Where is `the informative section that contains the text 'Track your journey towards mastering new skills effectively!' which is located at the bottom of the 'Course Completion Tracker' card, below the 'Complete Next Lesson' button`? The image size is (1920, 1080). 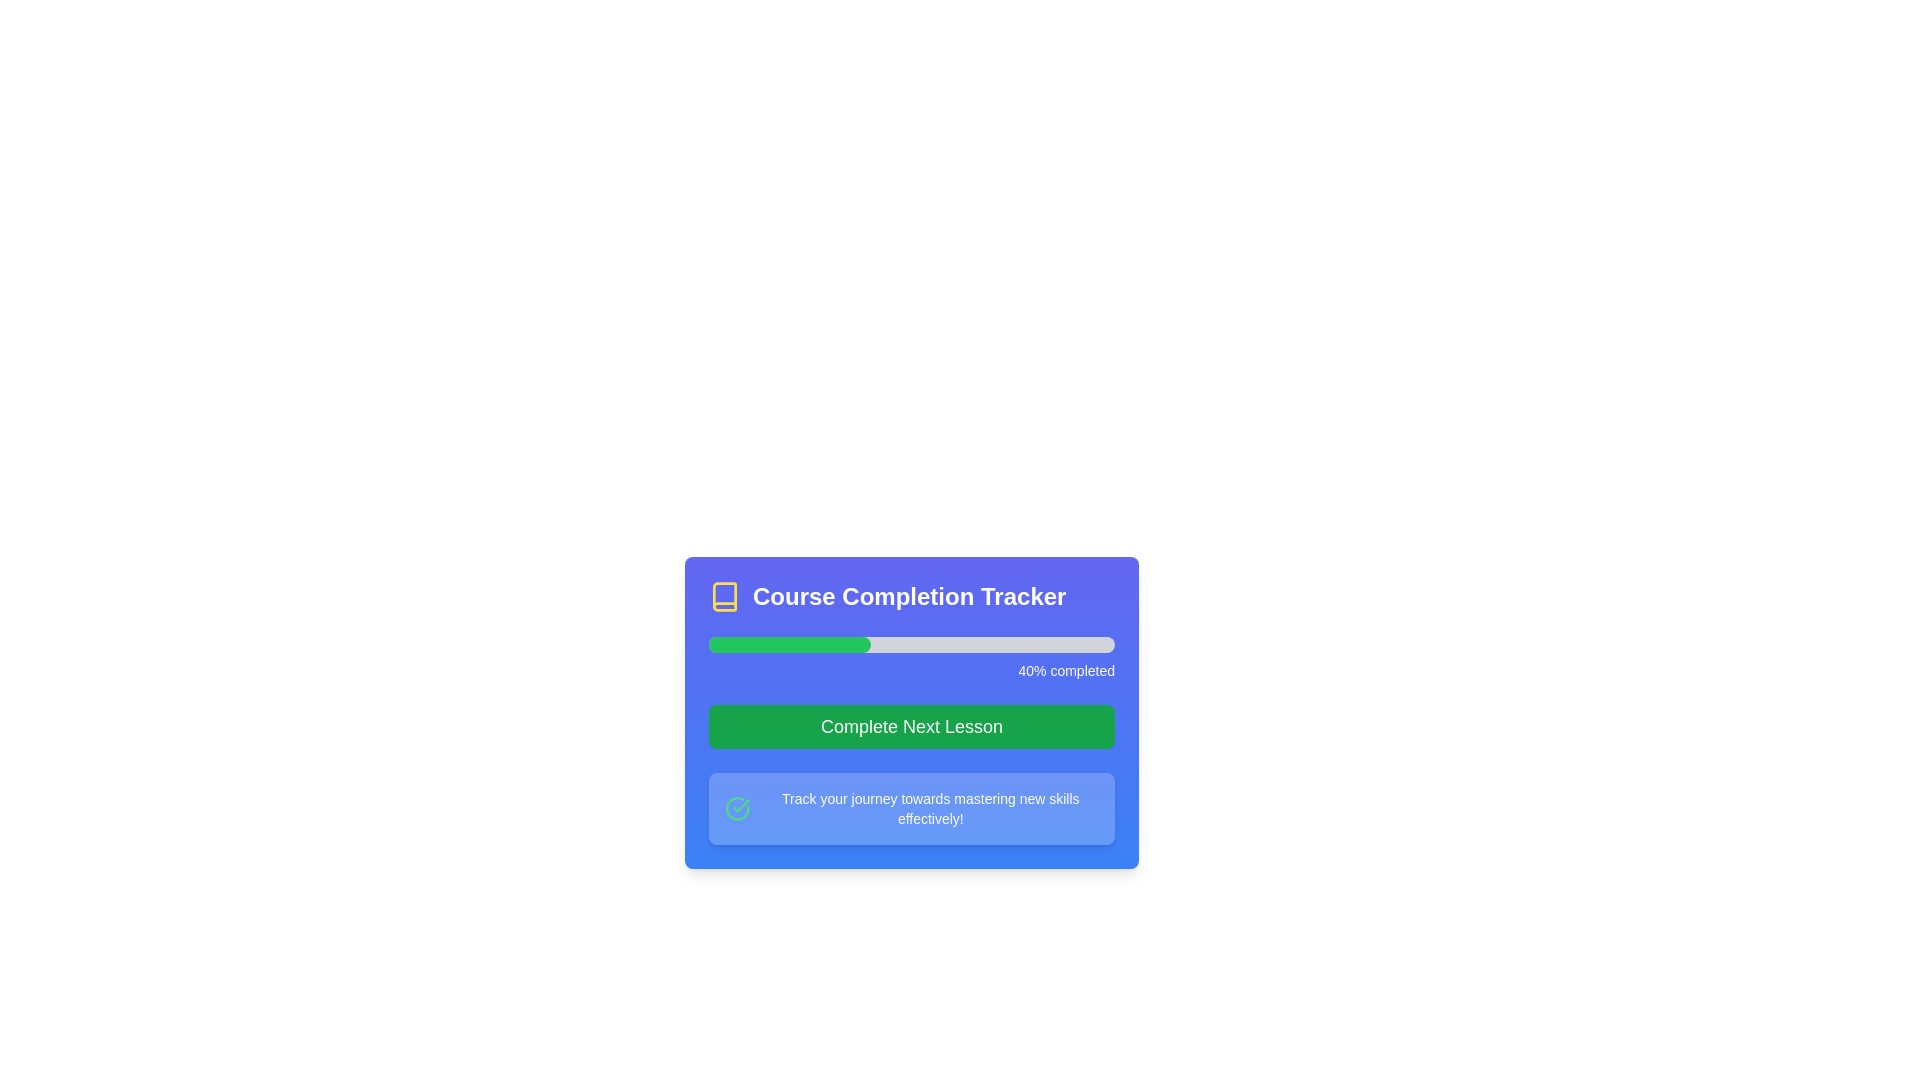 the informative section that contains the text 'Track your journey towards mastering new skills effectively!' which is located at the bottom of the 'Course Completion Tracker' card, below the 'Complete Next Lesson' button is located at coordinates (911, 808).